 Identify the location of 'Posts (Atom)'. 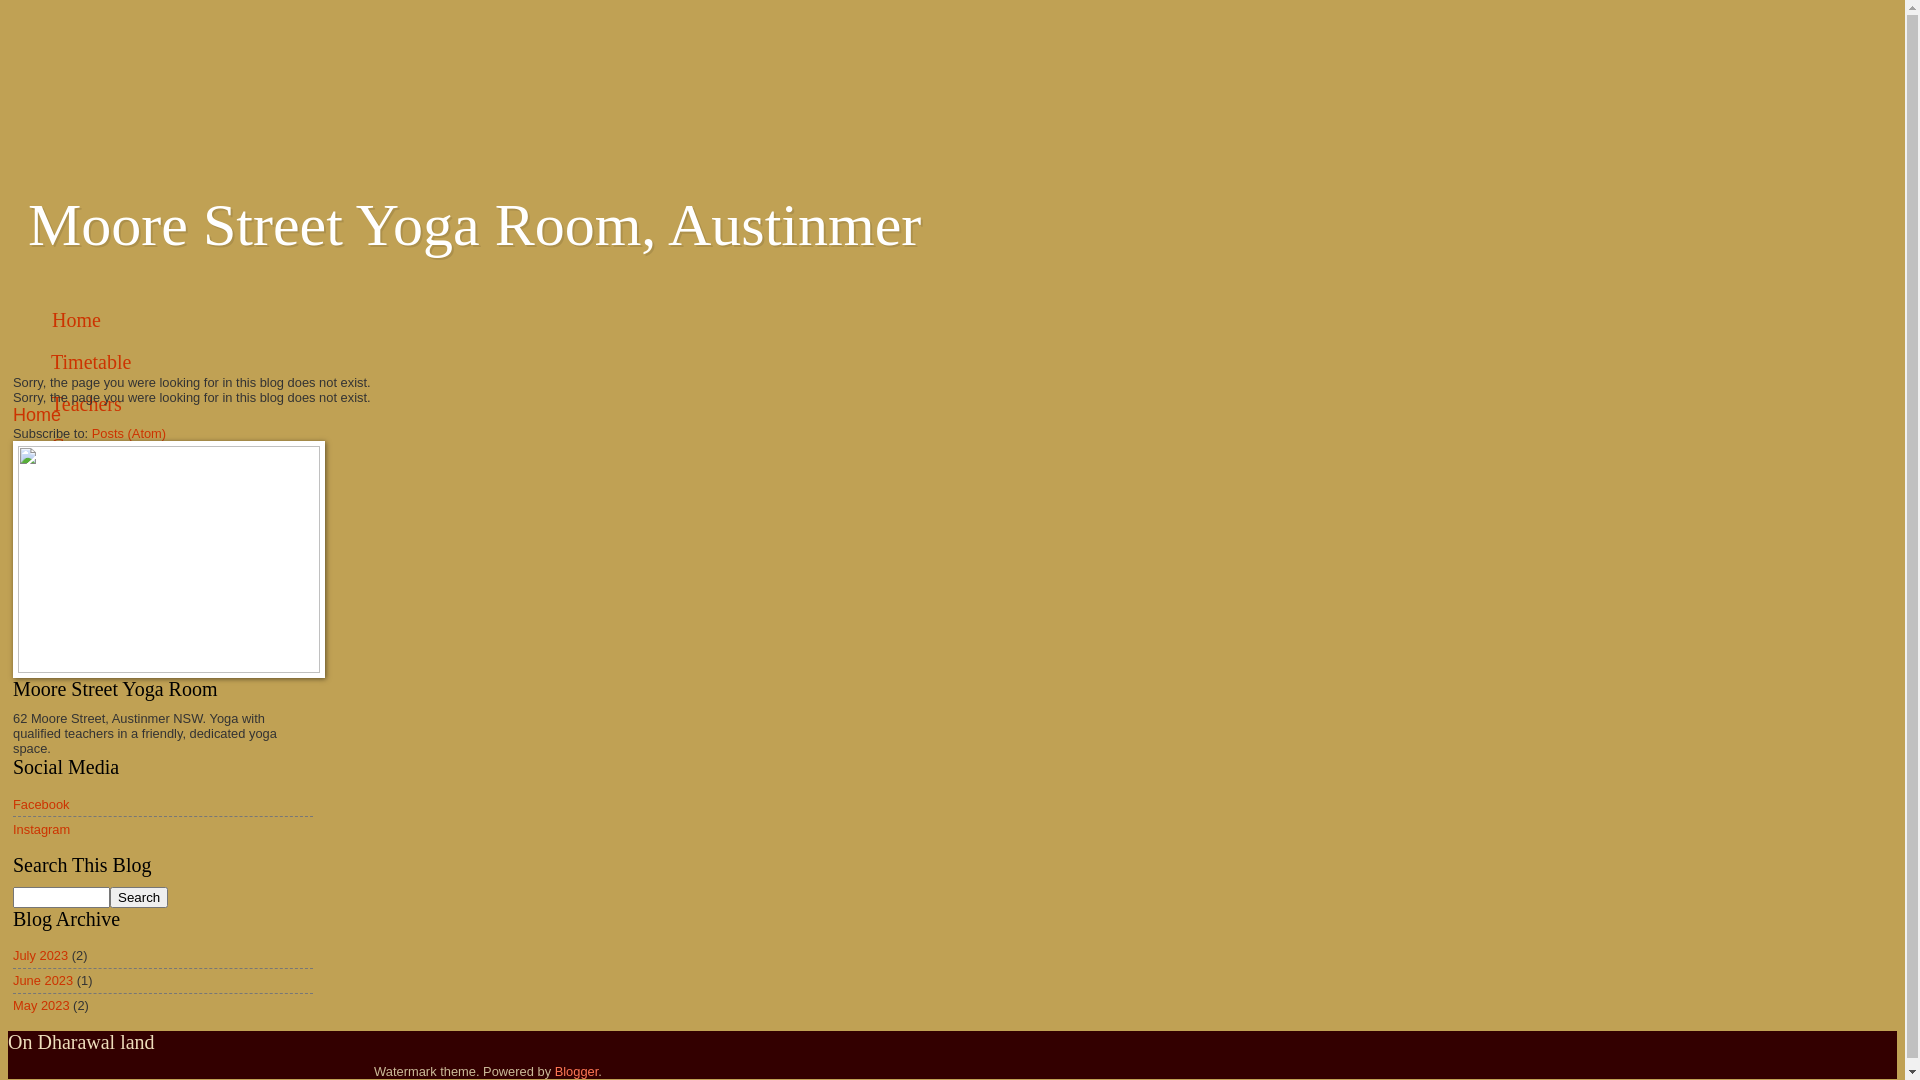
(128, 432).